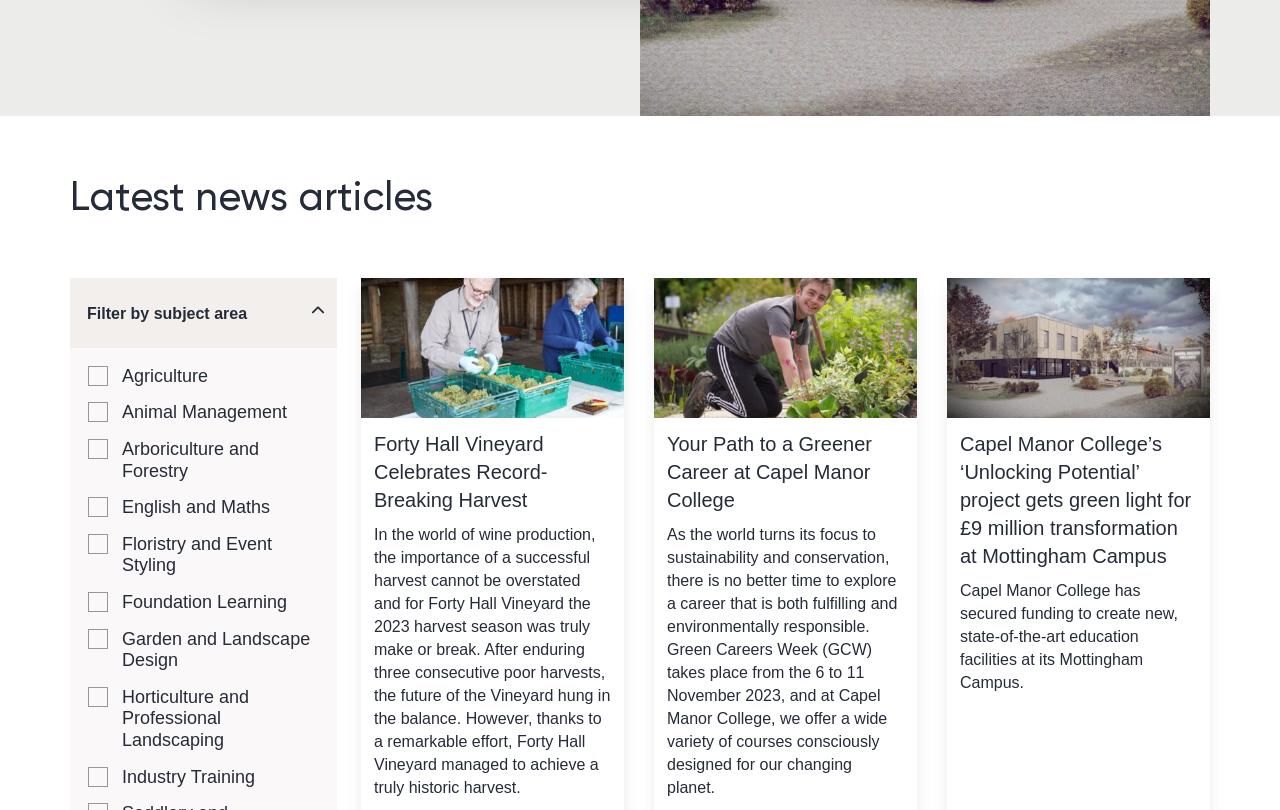 Image resolution: width=1280 pixels, height=810 pixels. I want to click on 'Your Path to a Greener Career at Capel Manor College', so click(665, 471).